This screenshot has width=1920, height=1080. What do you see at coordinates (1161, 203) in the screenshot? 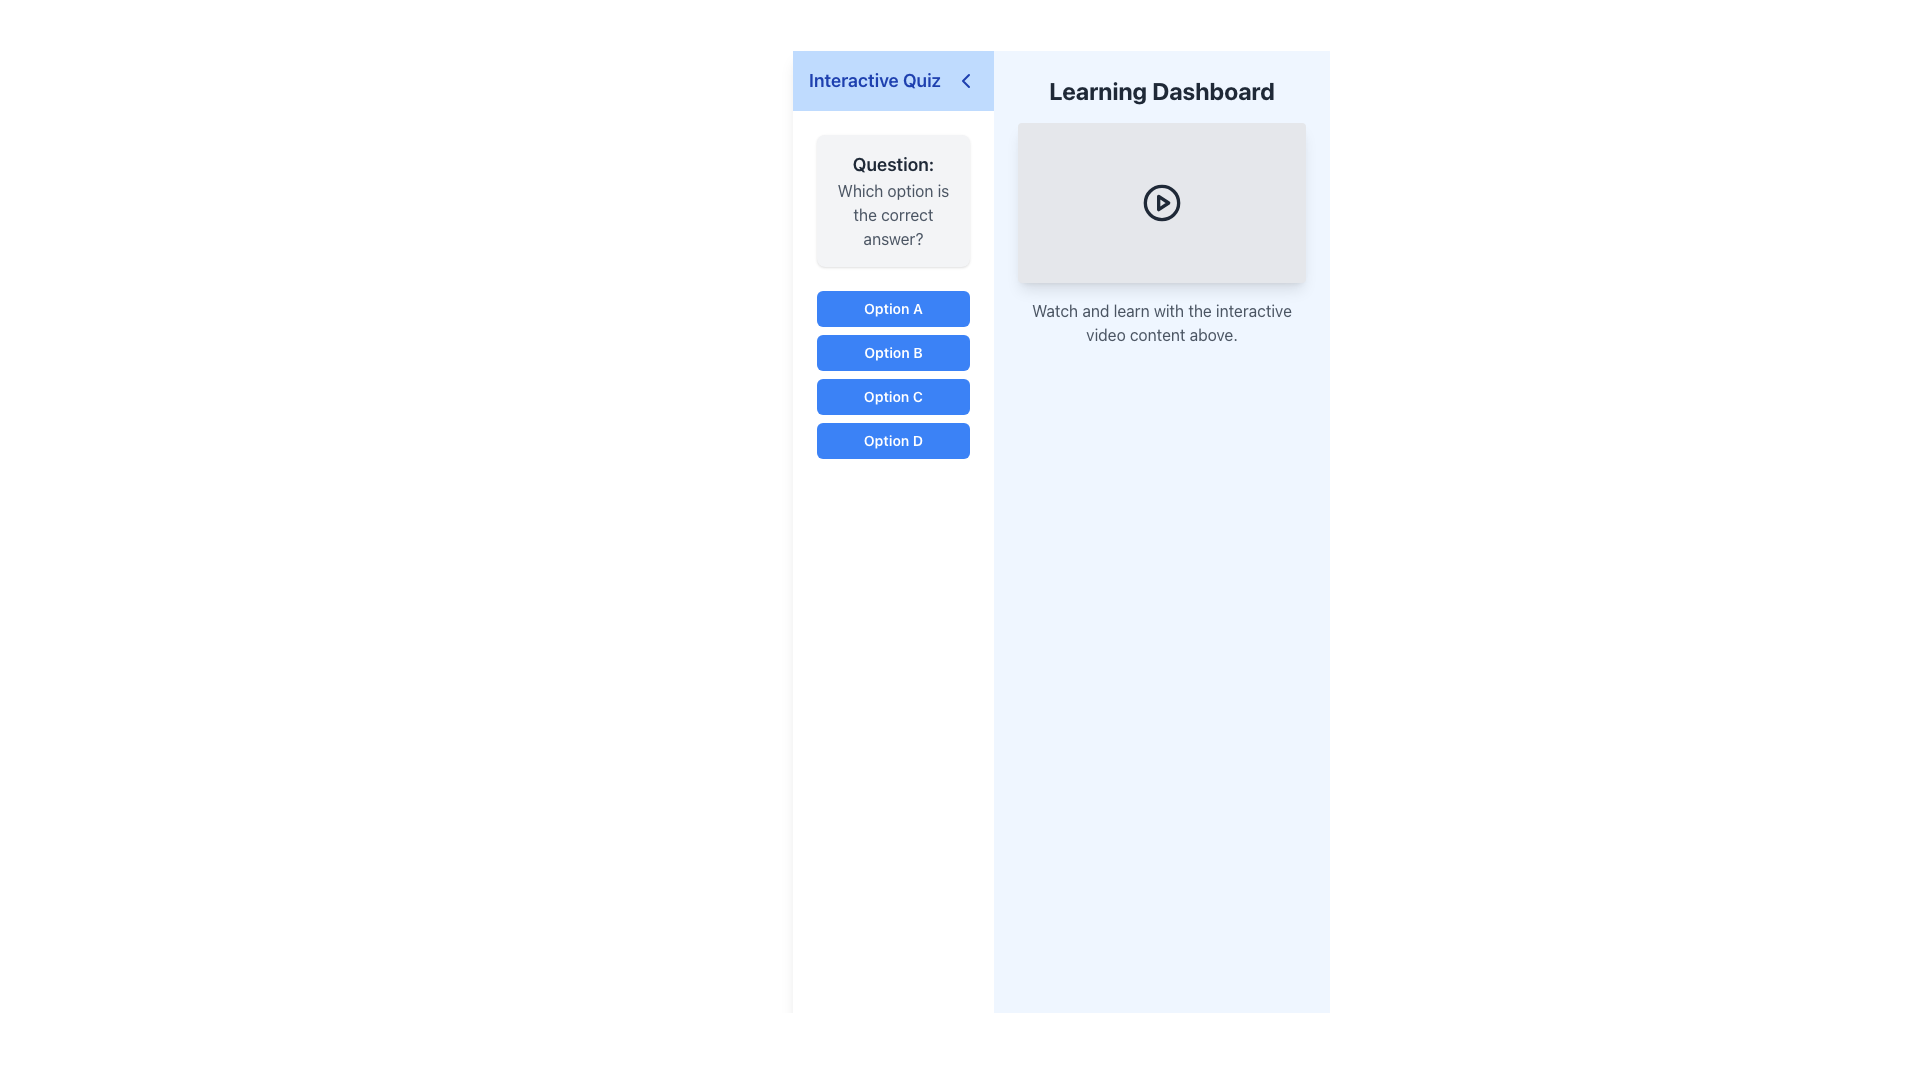
I see `the playback button located at the center of the rounded rectangular box under the 'Learning Dashboard' header` at bounding box center [1161, 203].